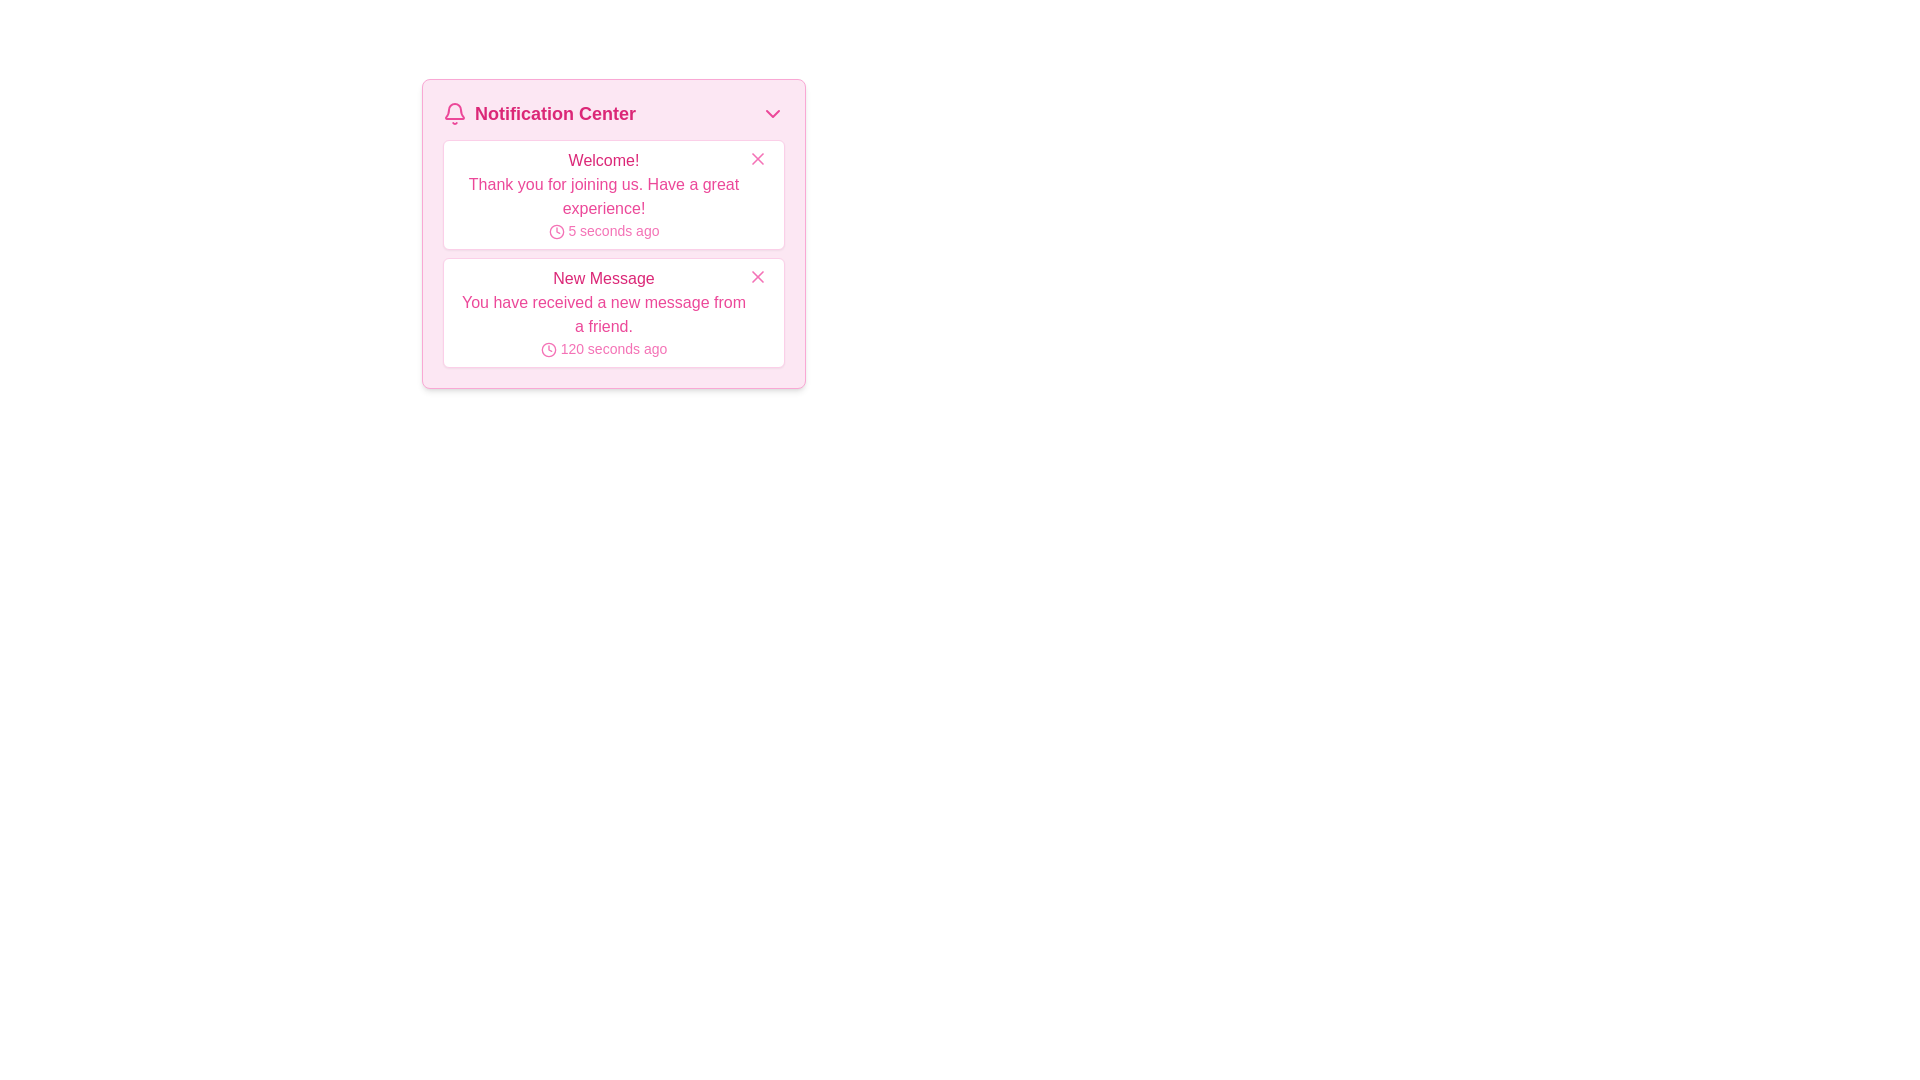  Describe the element at coordinates (555, 114) in the screenshot. I see `the 'Notification Center' header text label located at the top-left of the notification dropdown interface` at that location.